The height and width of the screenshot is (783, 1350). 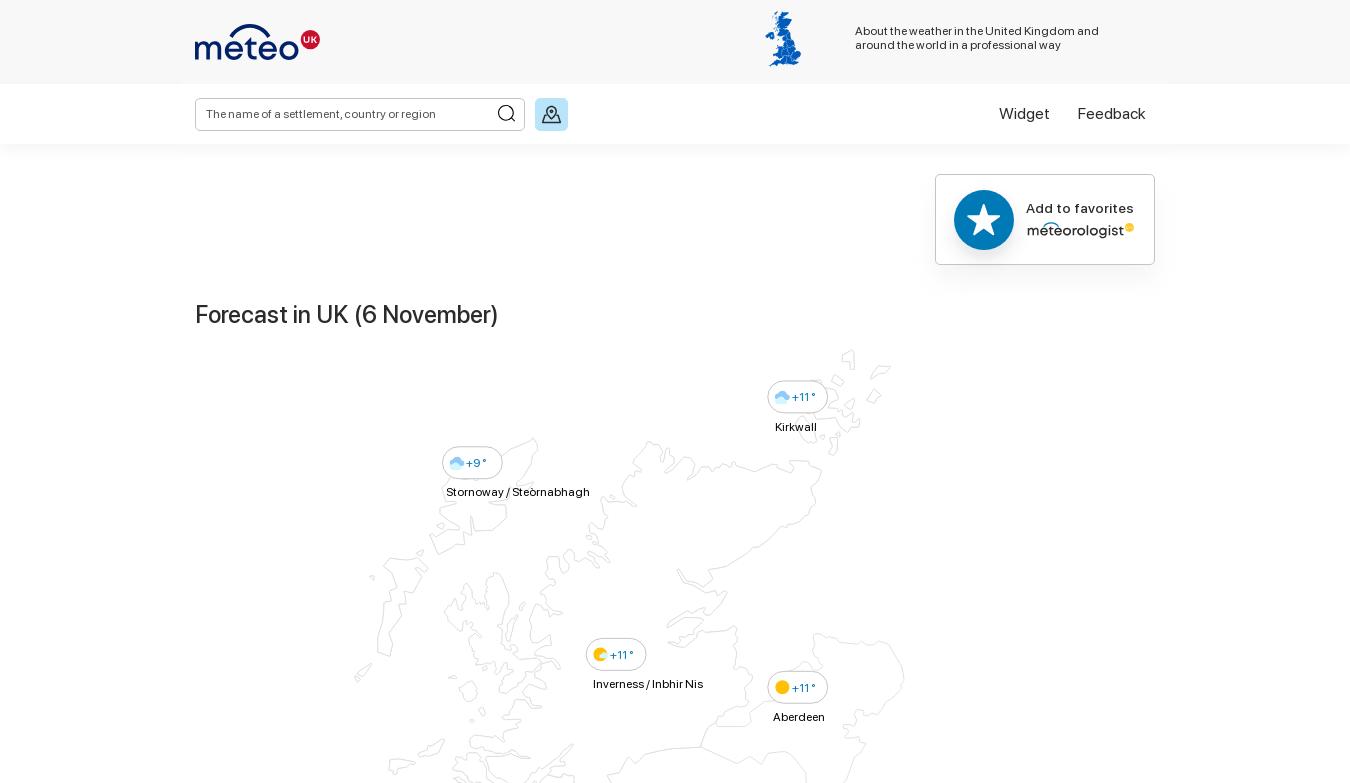 What do you see at coordinates (1024, 113) in the screenshot?
I see `'Widget'` at bounding box center [1024, 113].